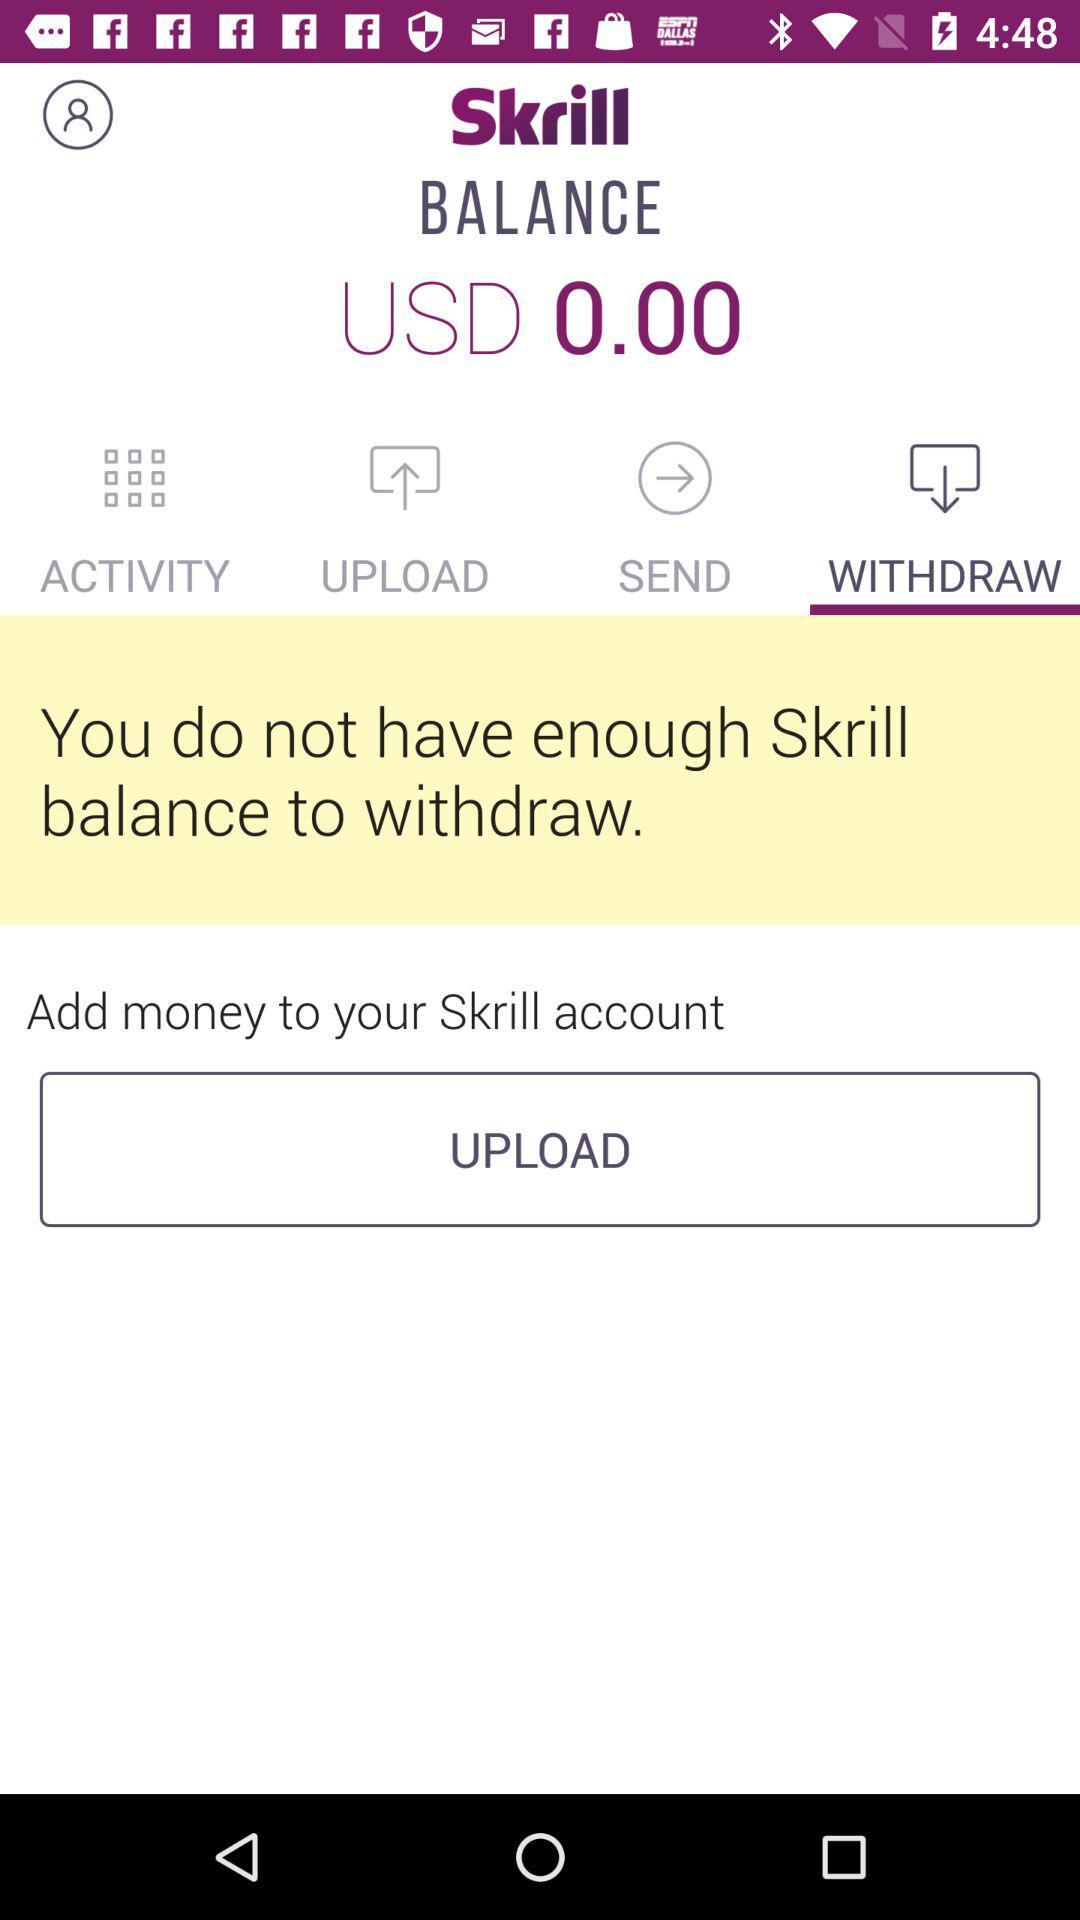 The width and height of the screenshot is (1080, 1920). I want to click on next, so click(675, 477).